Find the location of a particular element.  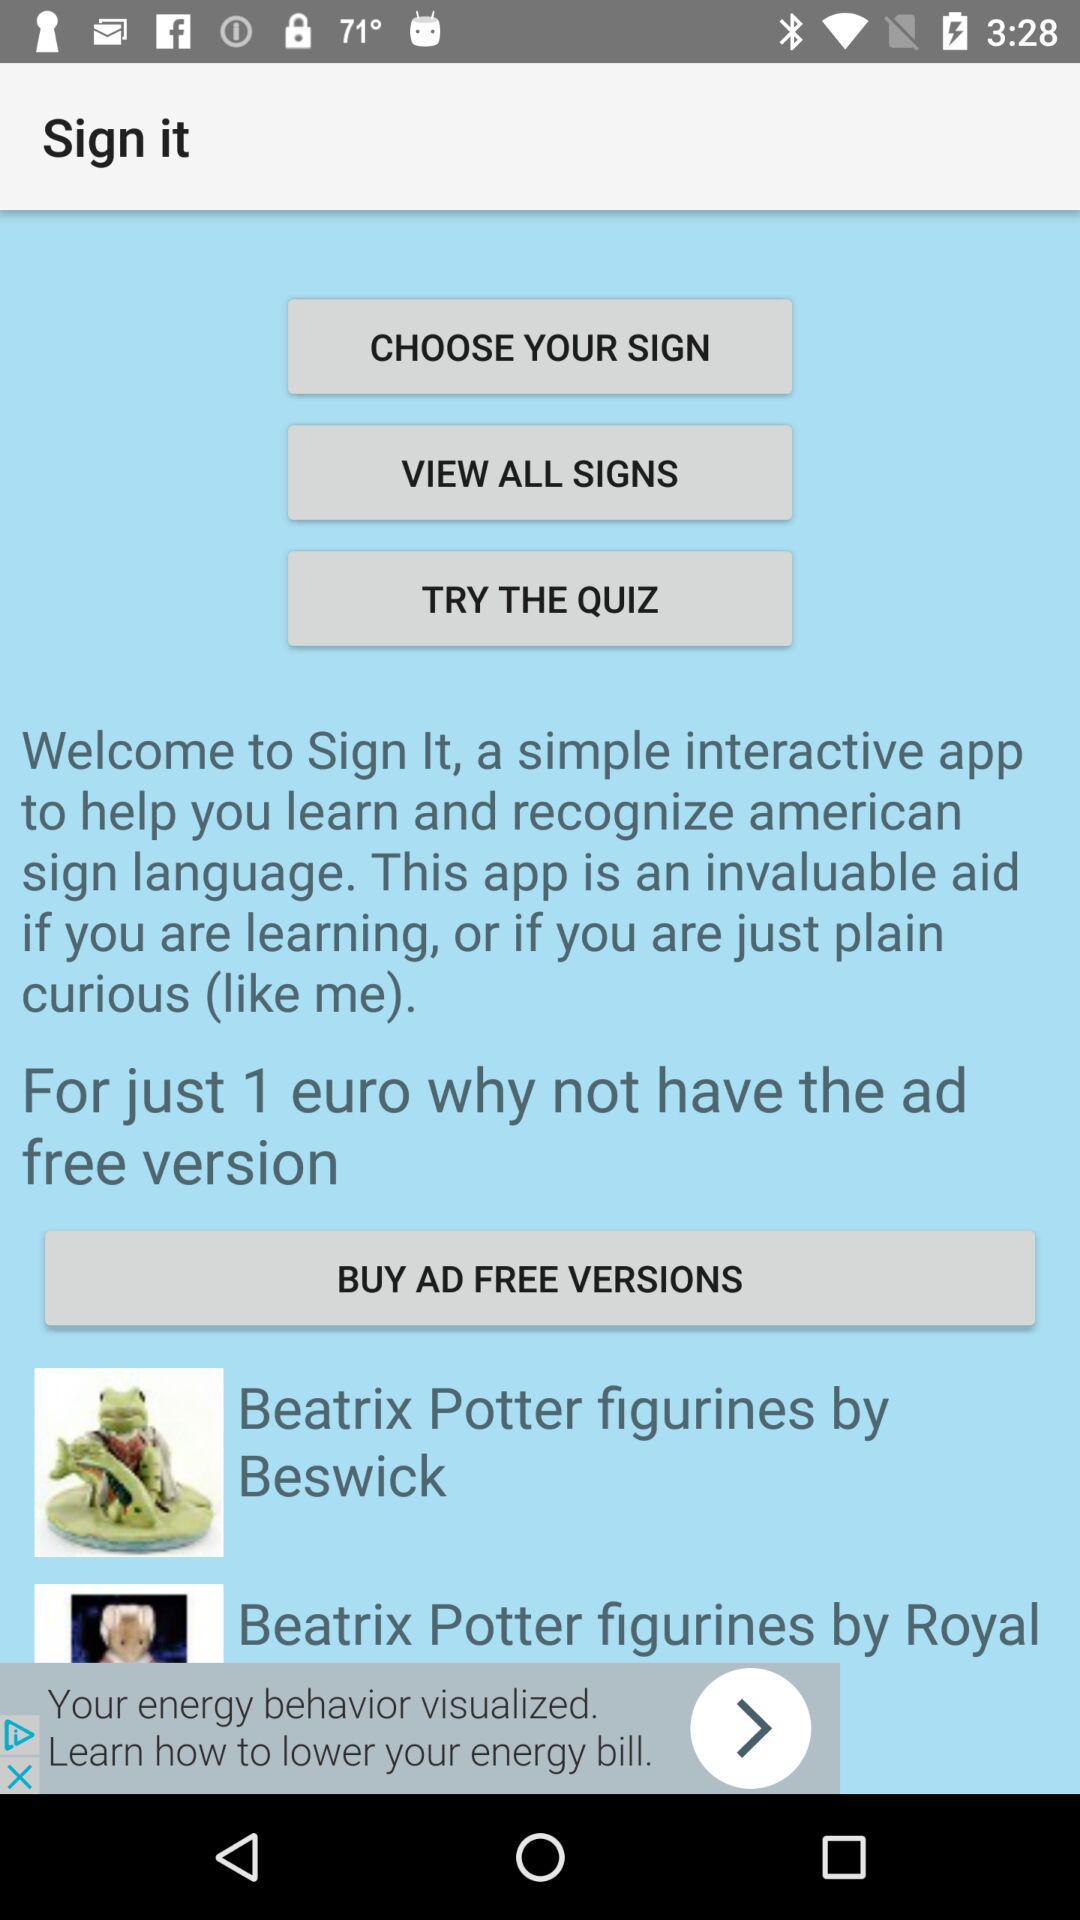

menu open button is located at coordinates (419, 1727).